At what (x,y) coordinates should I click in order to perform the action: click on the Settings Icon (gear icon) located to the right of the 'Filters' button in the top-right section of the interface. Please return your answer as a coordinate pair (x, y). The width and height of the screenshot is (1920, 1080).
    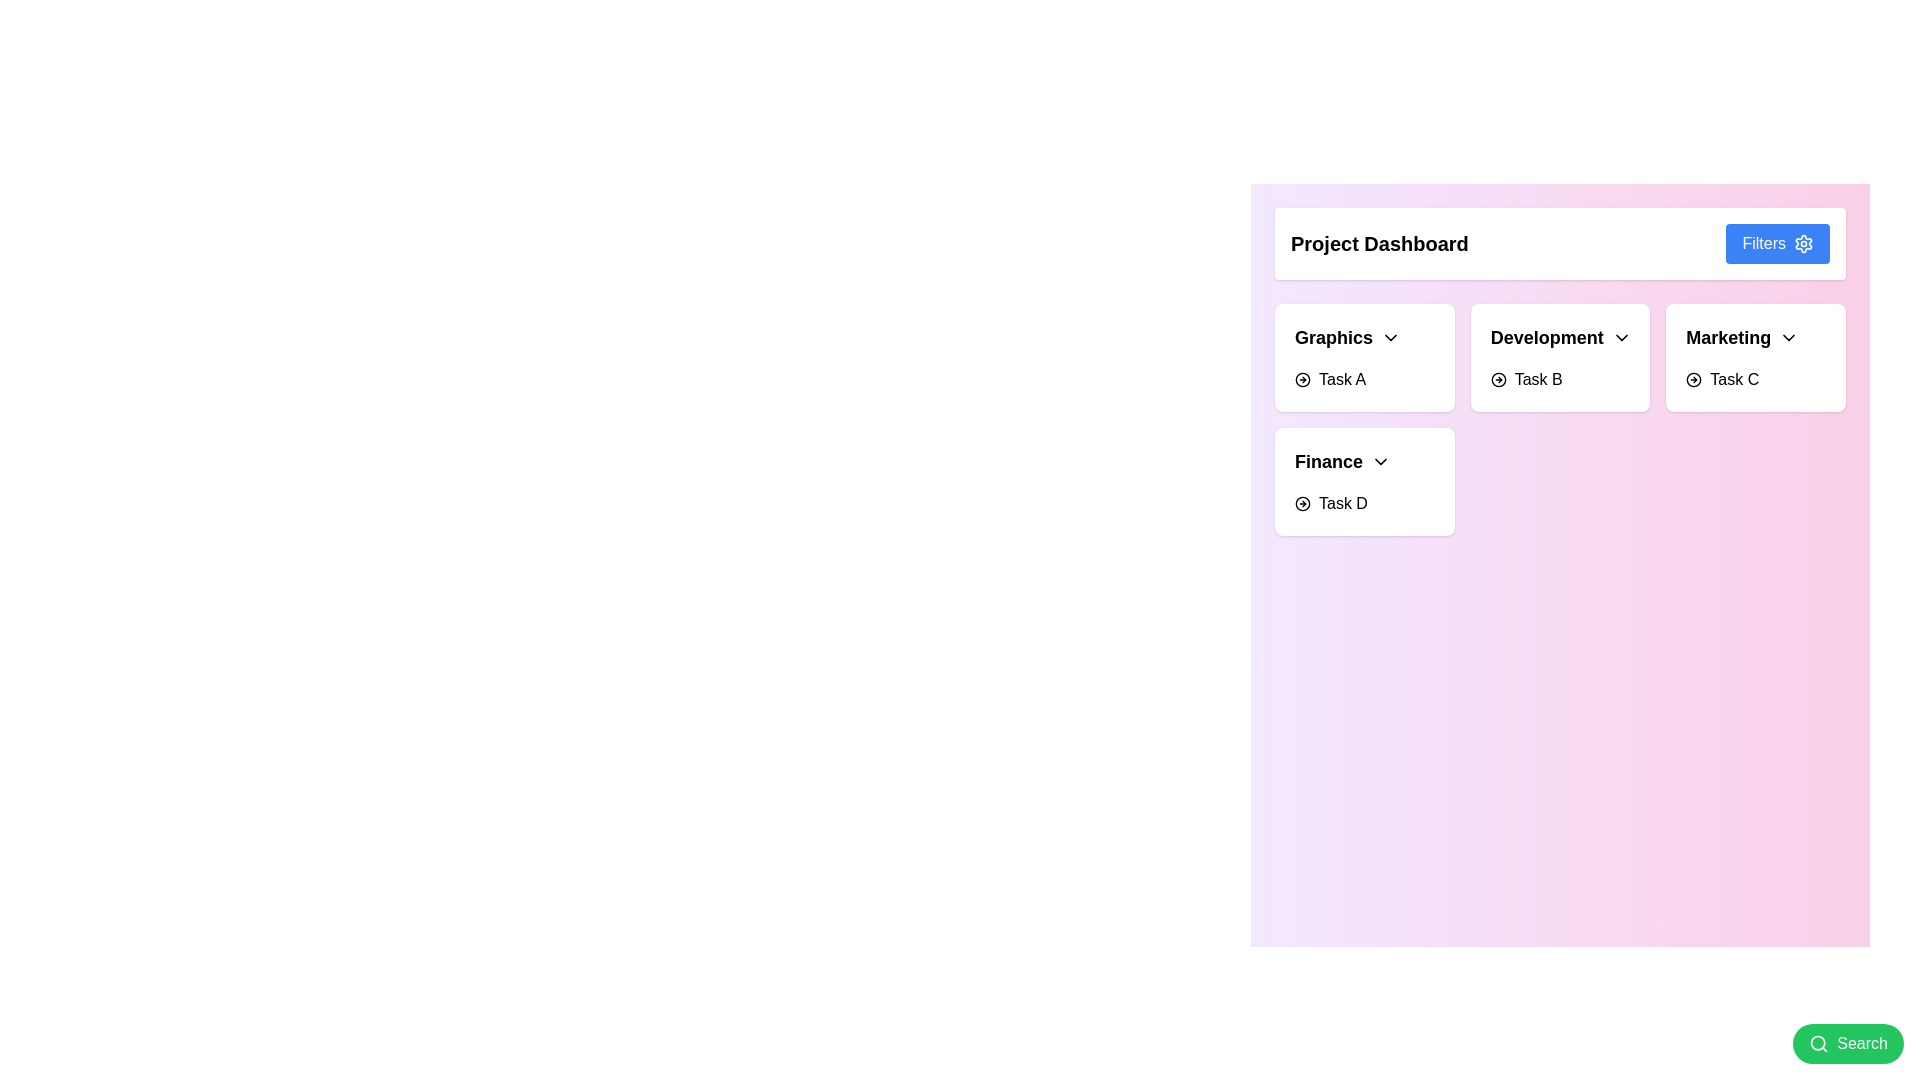
    Looking at the image, I should click on (1804, 242).